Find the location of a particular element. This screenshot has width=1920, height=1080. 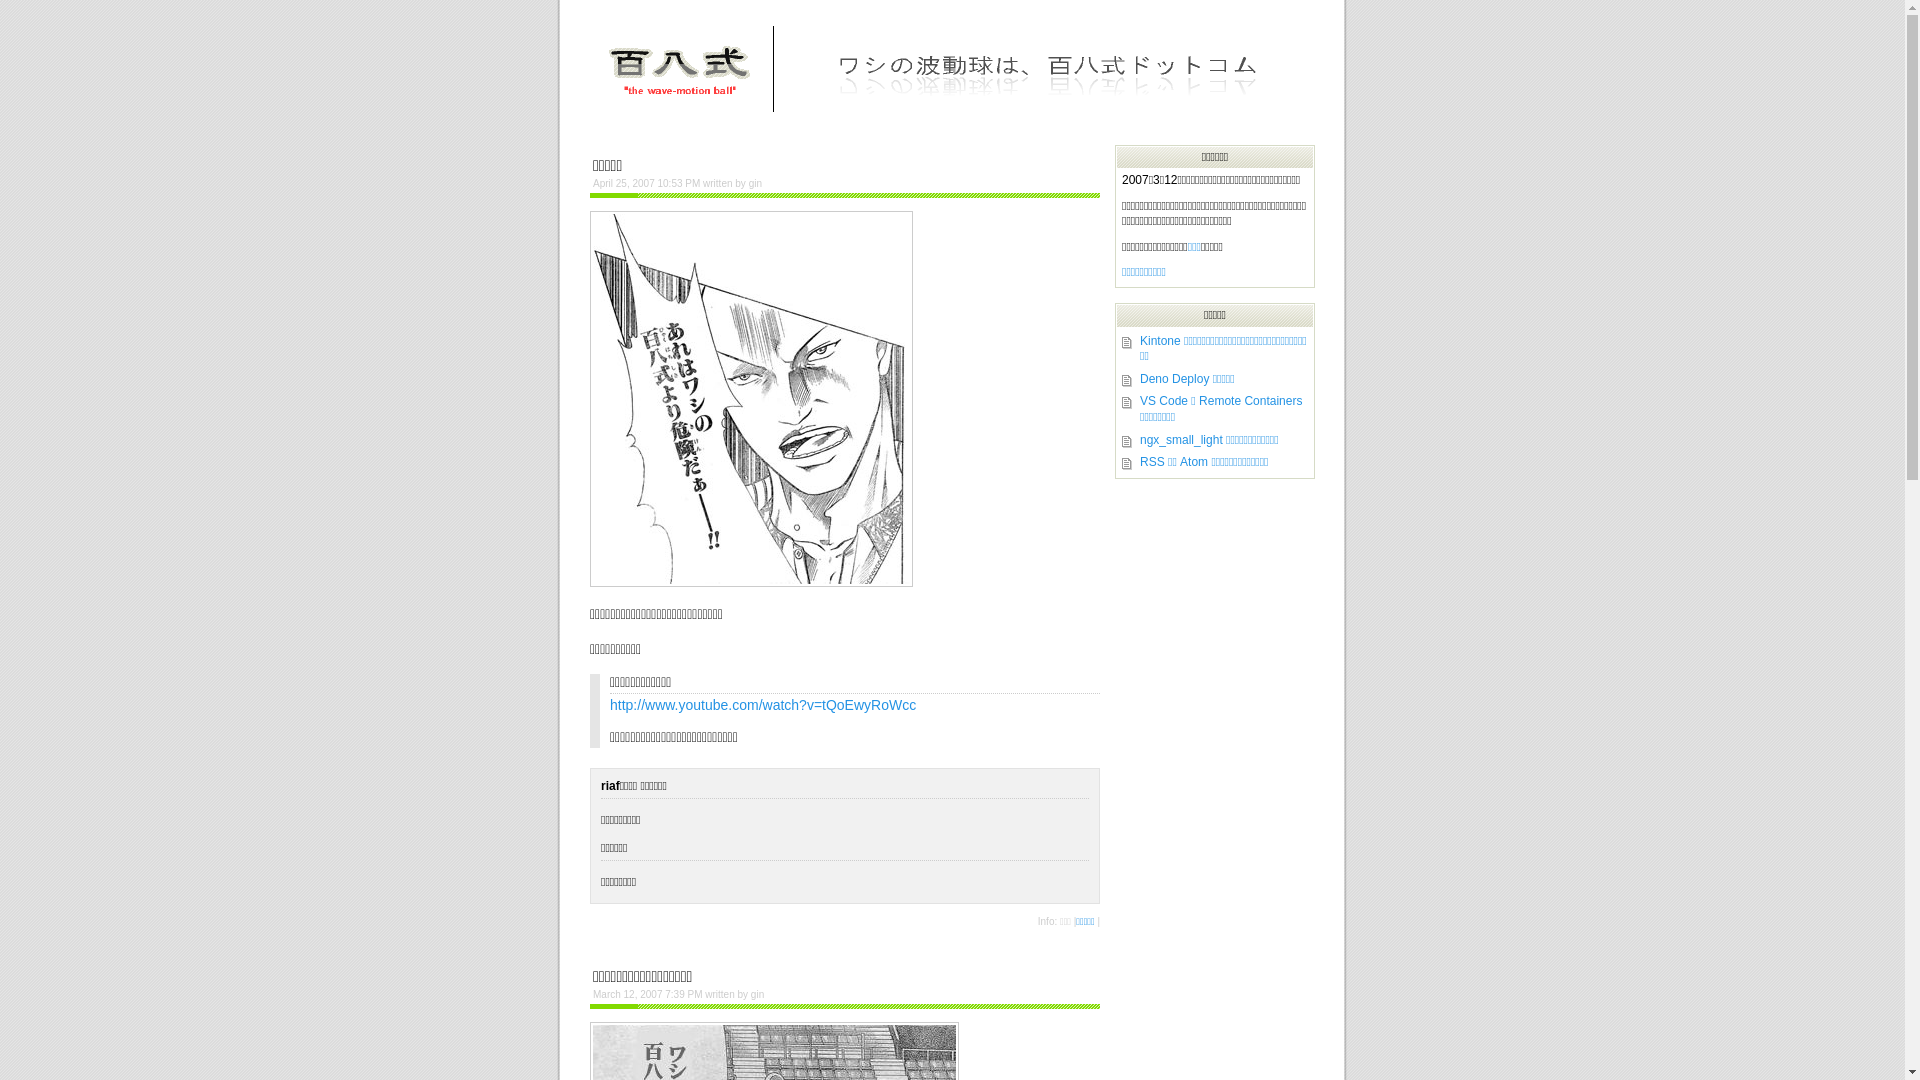

'http://www.youtube.com/watch?v=tQoEwyRoWcc' is located at coordinates (762, 704).